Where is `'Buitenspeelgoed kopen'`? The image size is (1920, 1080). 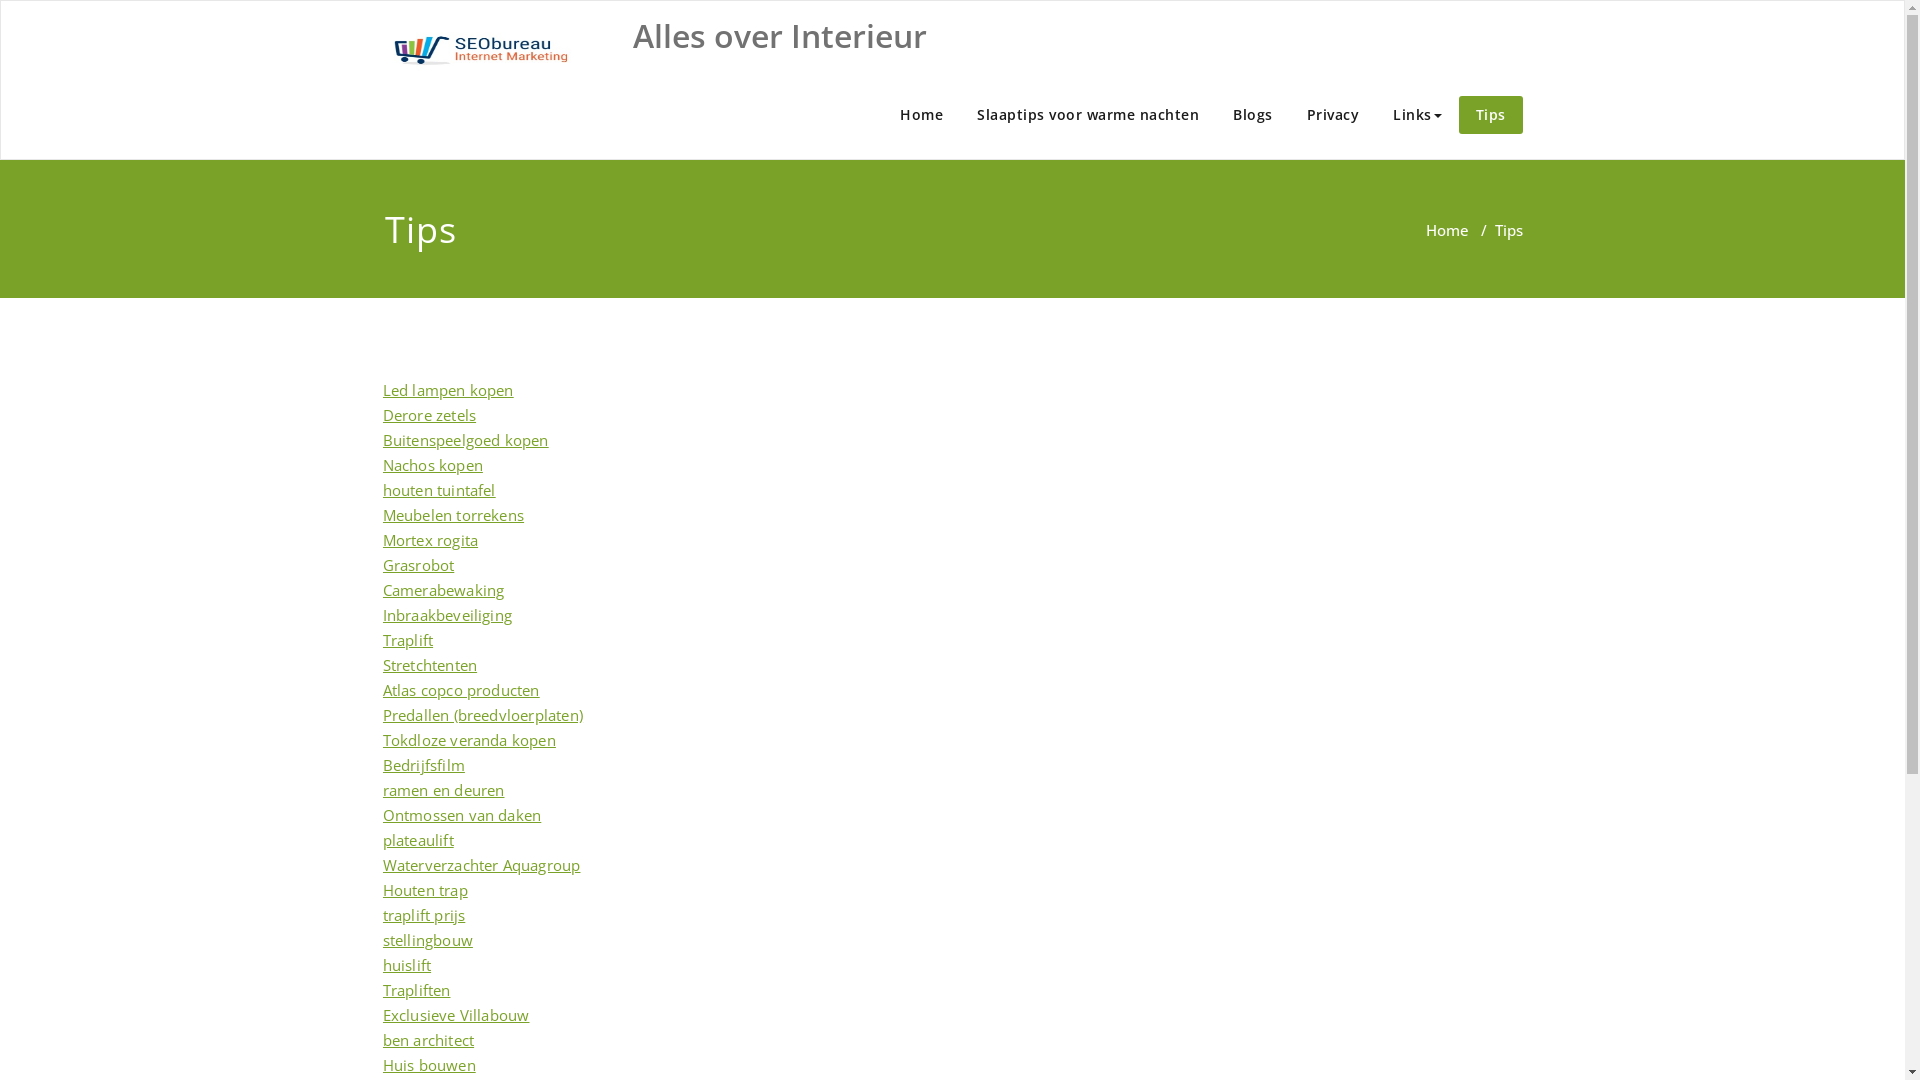 'Buitenspeelgoed kopen' is located at coordinates (382, 438).